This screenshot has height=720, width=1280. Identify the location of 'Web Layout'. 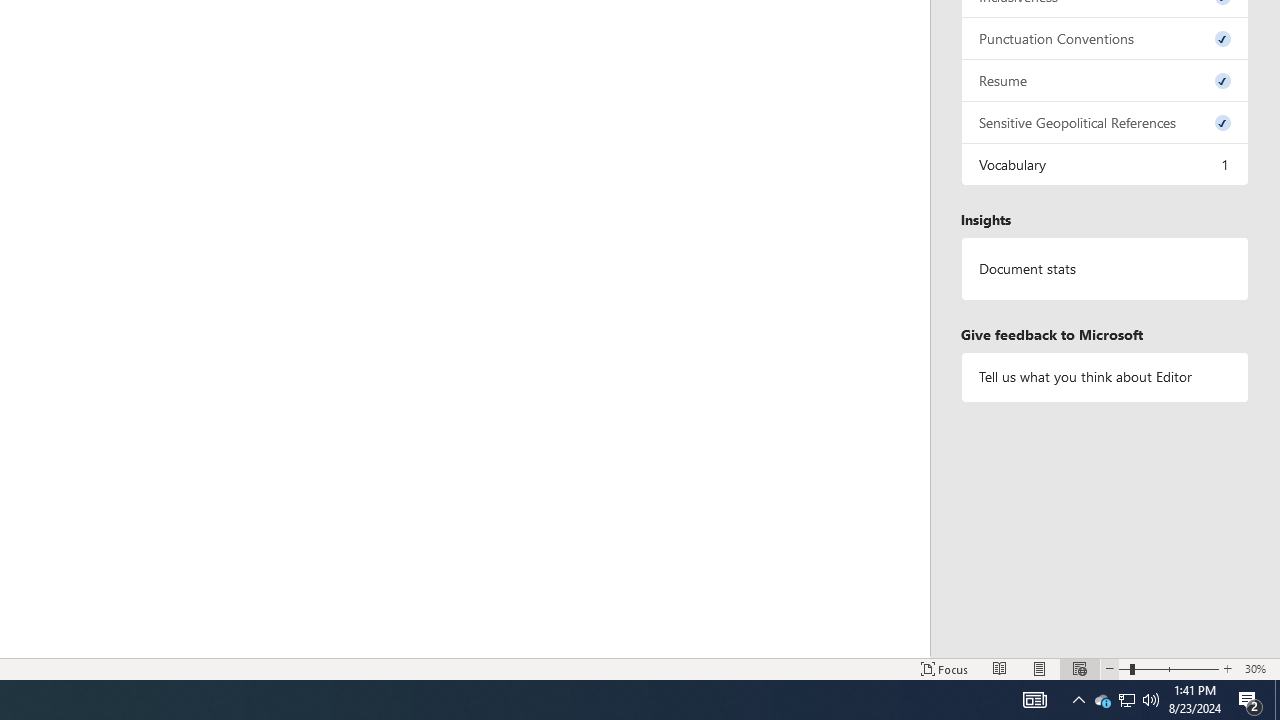
(1078, 669).